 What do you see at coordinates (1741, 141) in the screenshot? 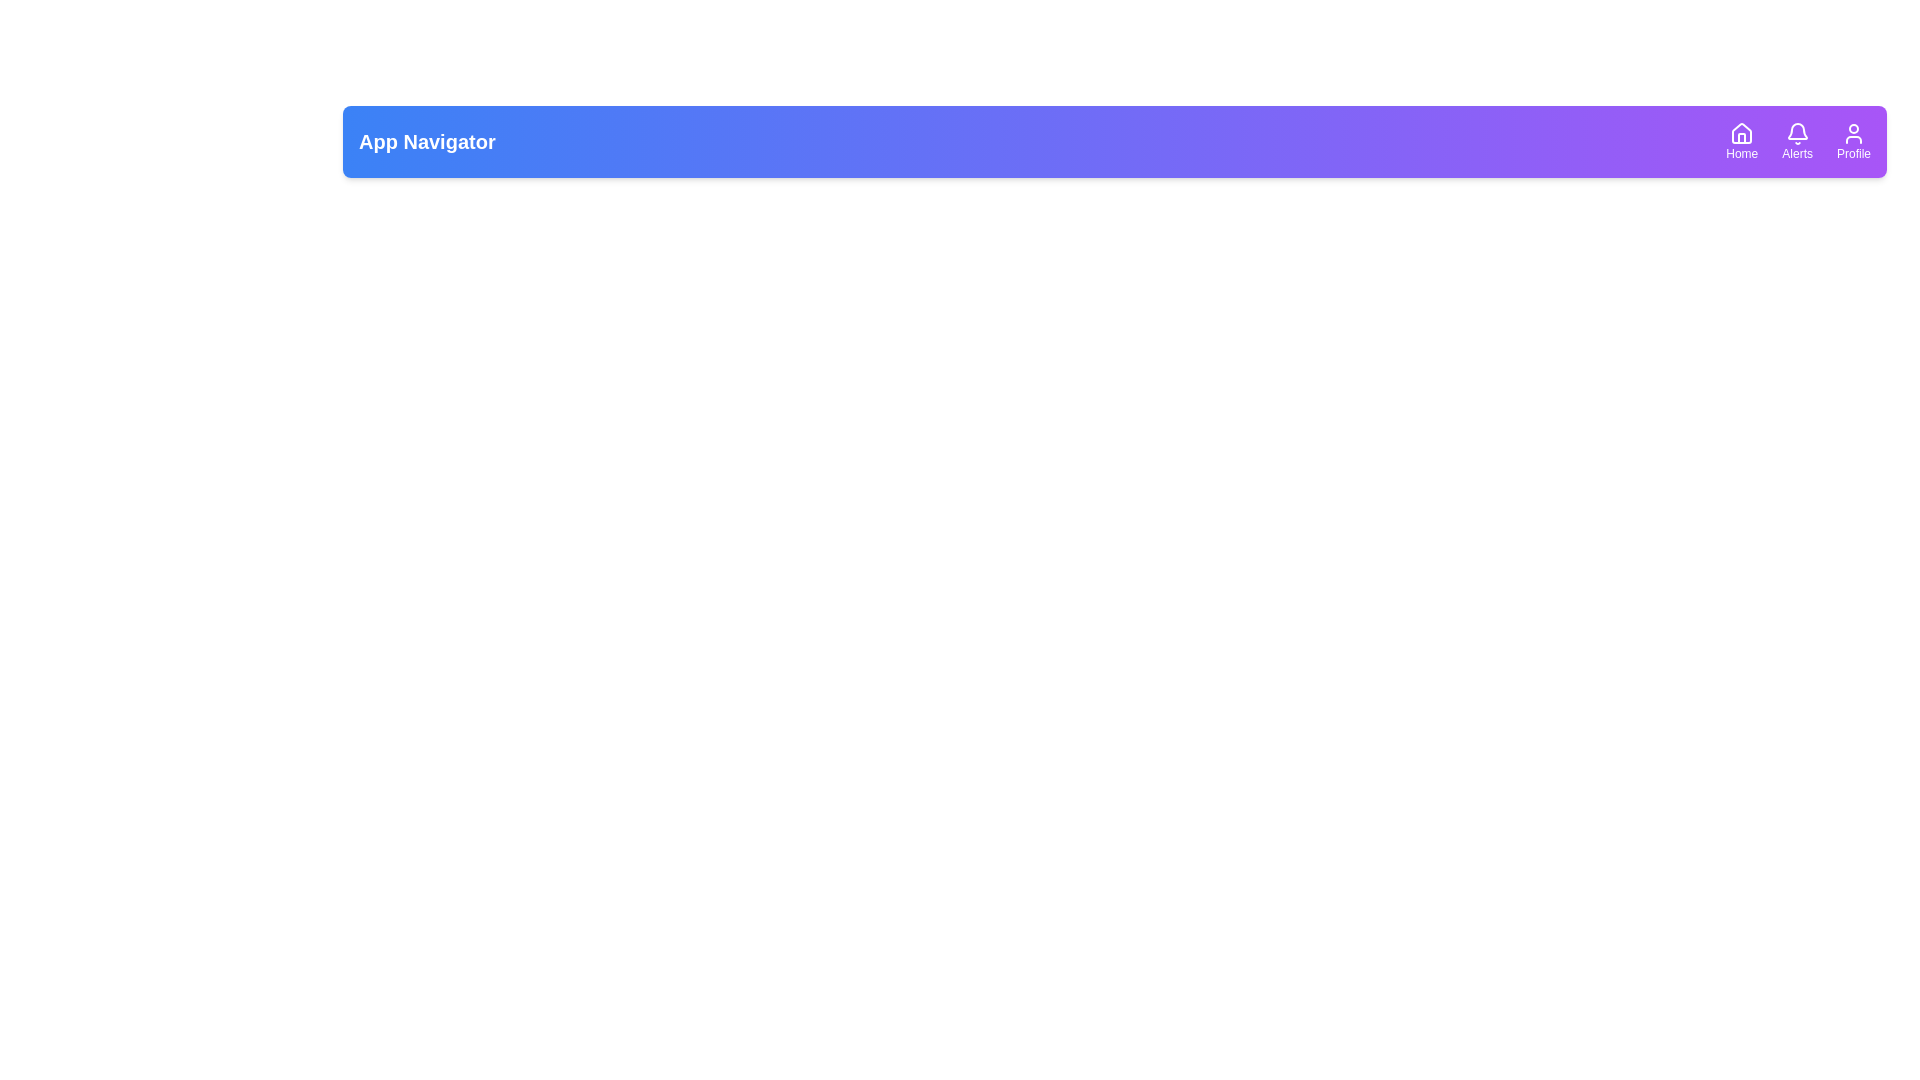
I see `the 'Home' button with a house icon located on the right side of the navigation bar` at bounding box center [1741, 141].